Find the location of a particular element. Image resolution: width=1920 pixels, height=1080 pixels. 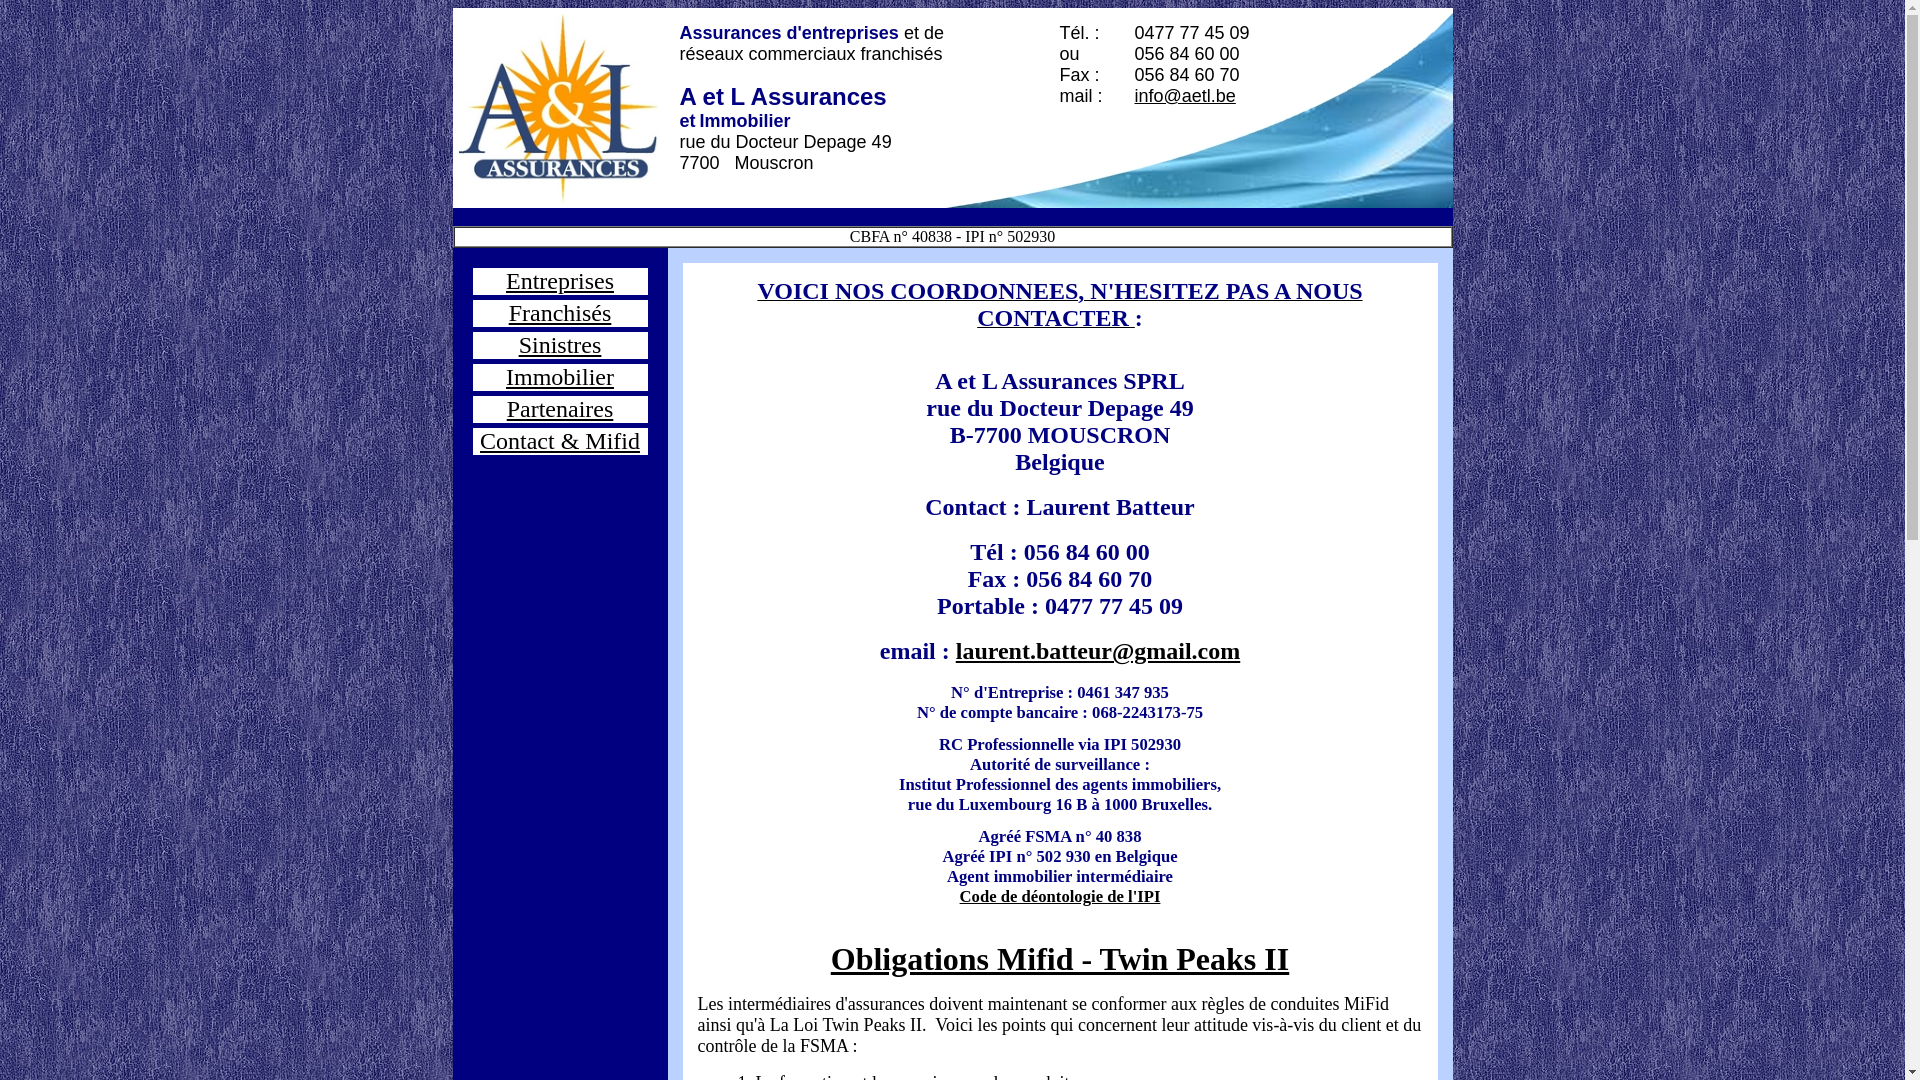

'Contact & Mifid' is located at coordinates (560, 439).